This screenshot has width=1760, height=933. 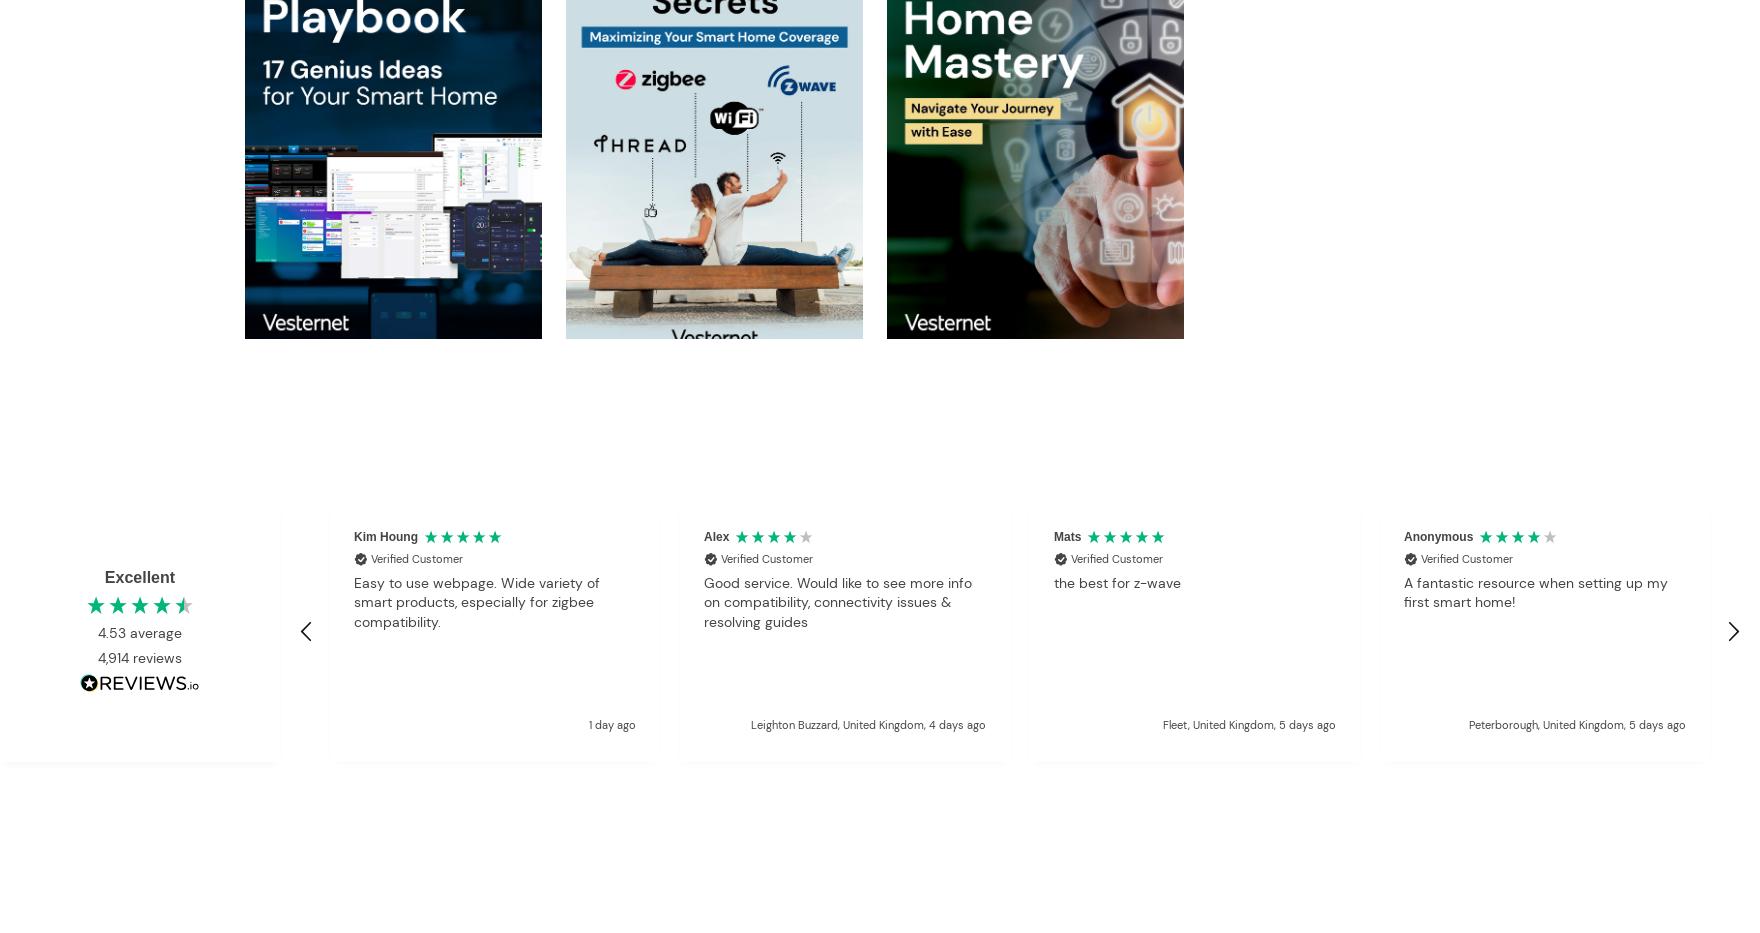 What do you see at coordinates (383, 536) in the screenshot?
I see `'Kim Houng'` at bounding box center [383, 536].